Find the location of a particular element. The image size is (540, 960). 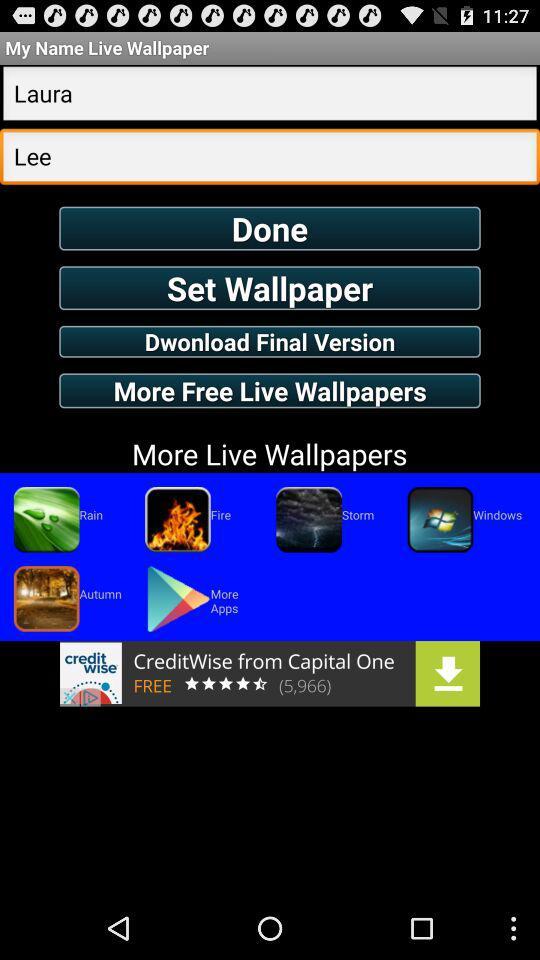

advertisement is located at coordinates (270, 673).